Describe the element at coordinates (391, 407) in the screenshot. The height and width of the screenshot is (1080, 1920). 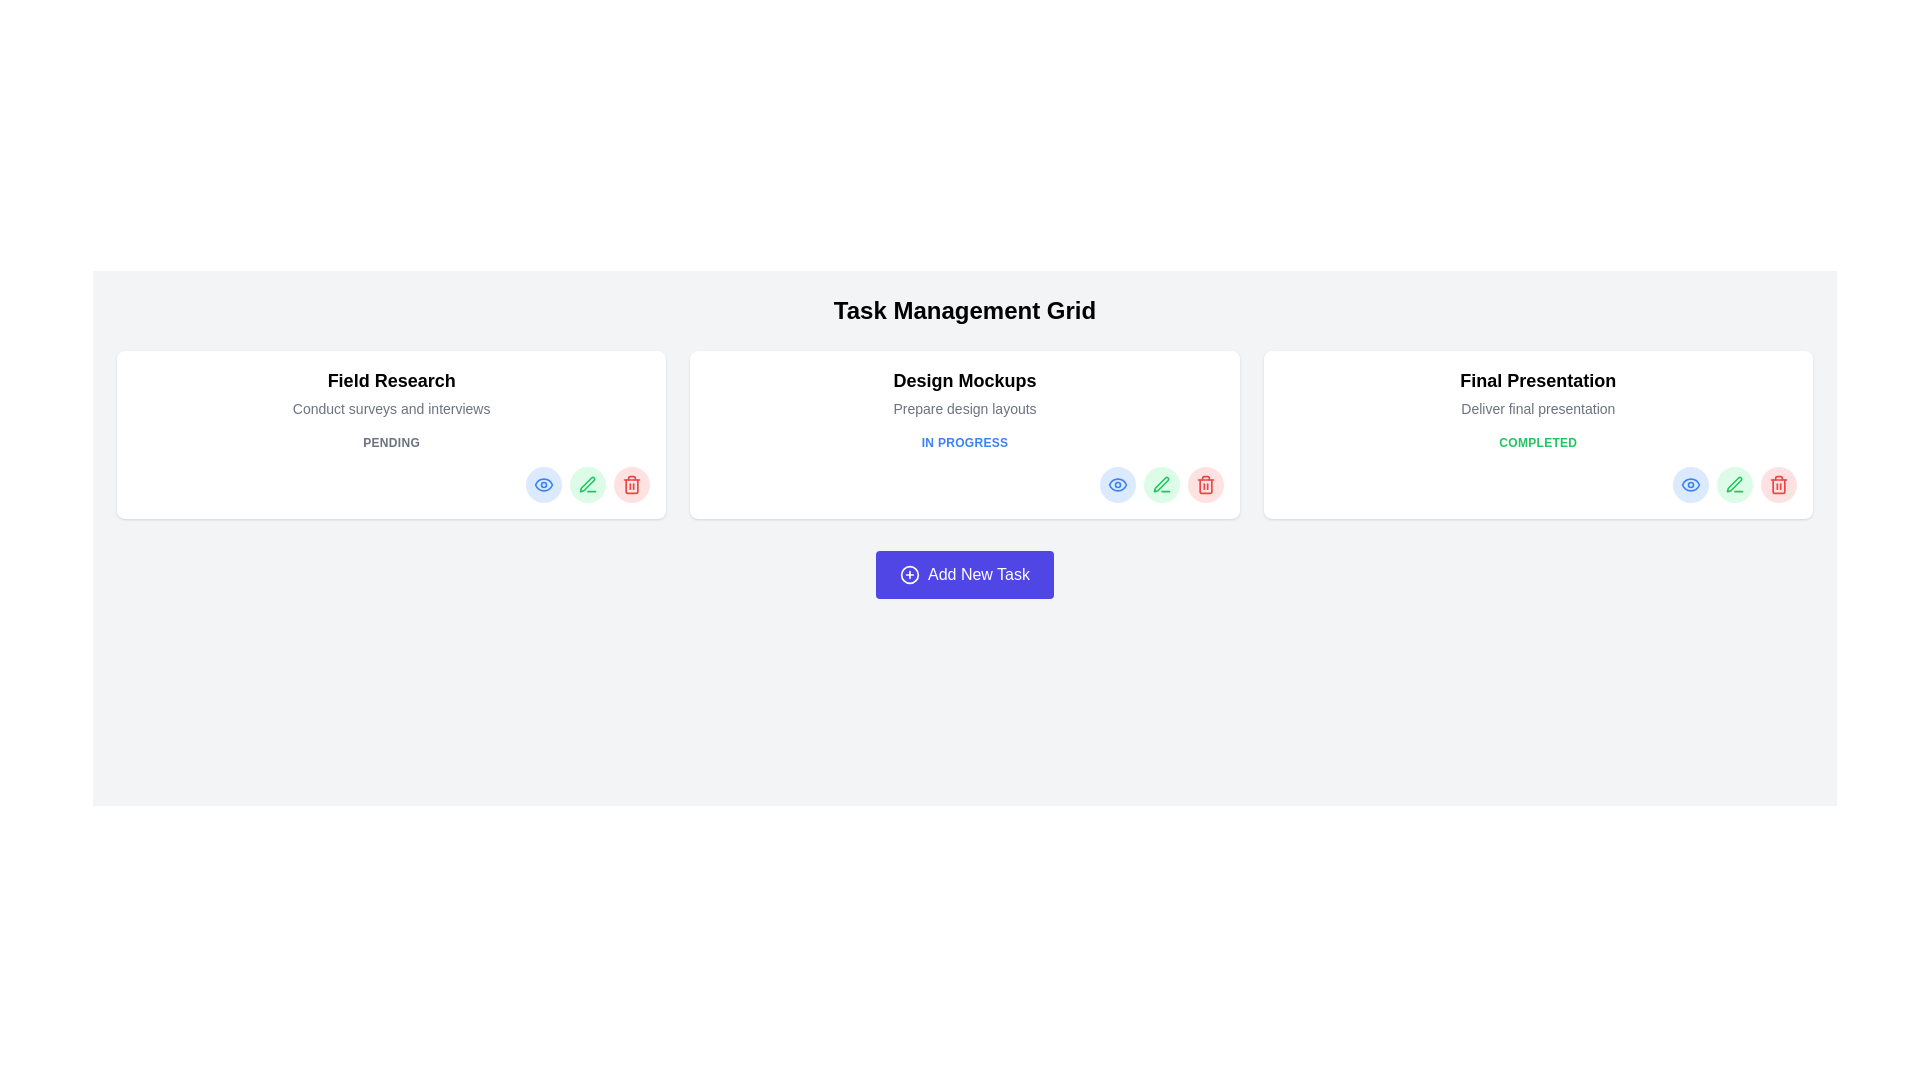
I see `the text label displaying 'Conduct surveys and interviews.' which is styled in a smaller gray font and positioned below the 'Field Research' title` at that location.